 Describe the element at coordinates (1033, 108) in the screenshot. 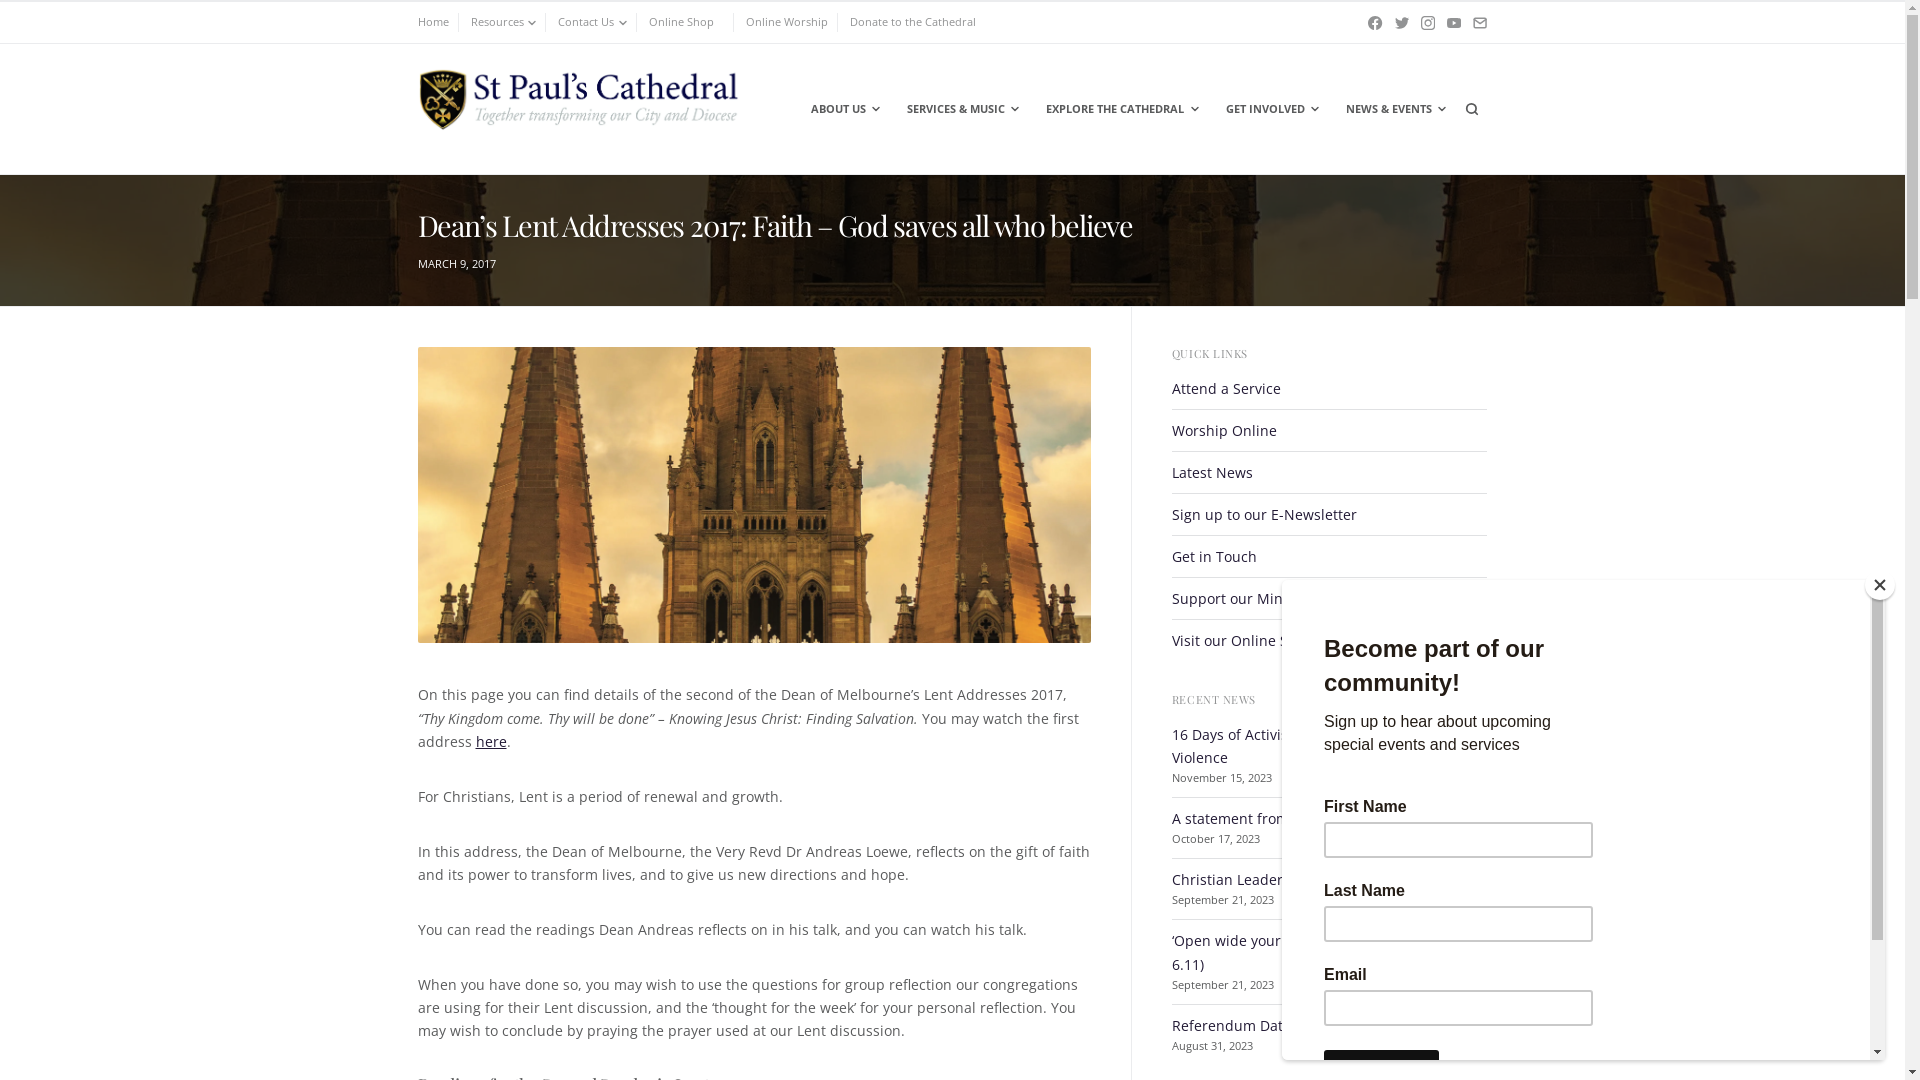

I see `'EXPLORE THE CATHEDRAL'` at that location.